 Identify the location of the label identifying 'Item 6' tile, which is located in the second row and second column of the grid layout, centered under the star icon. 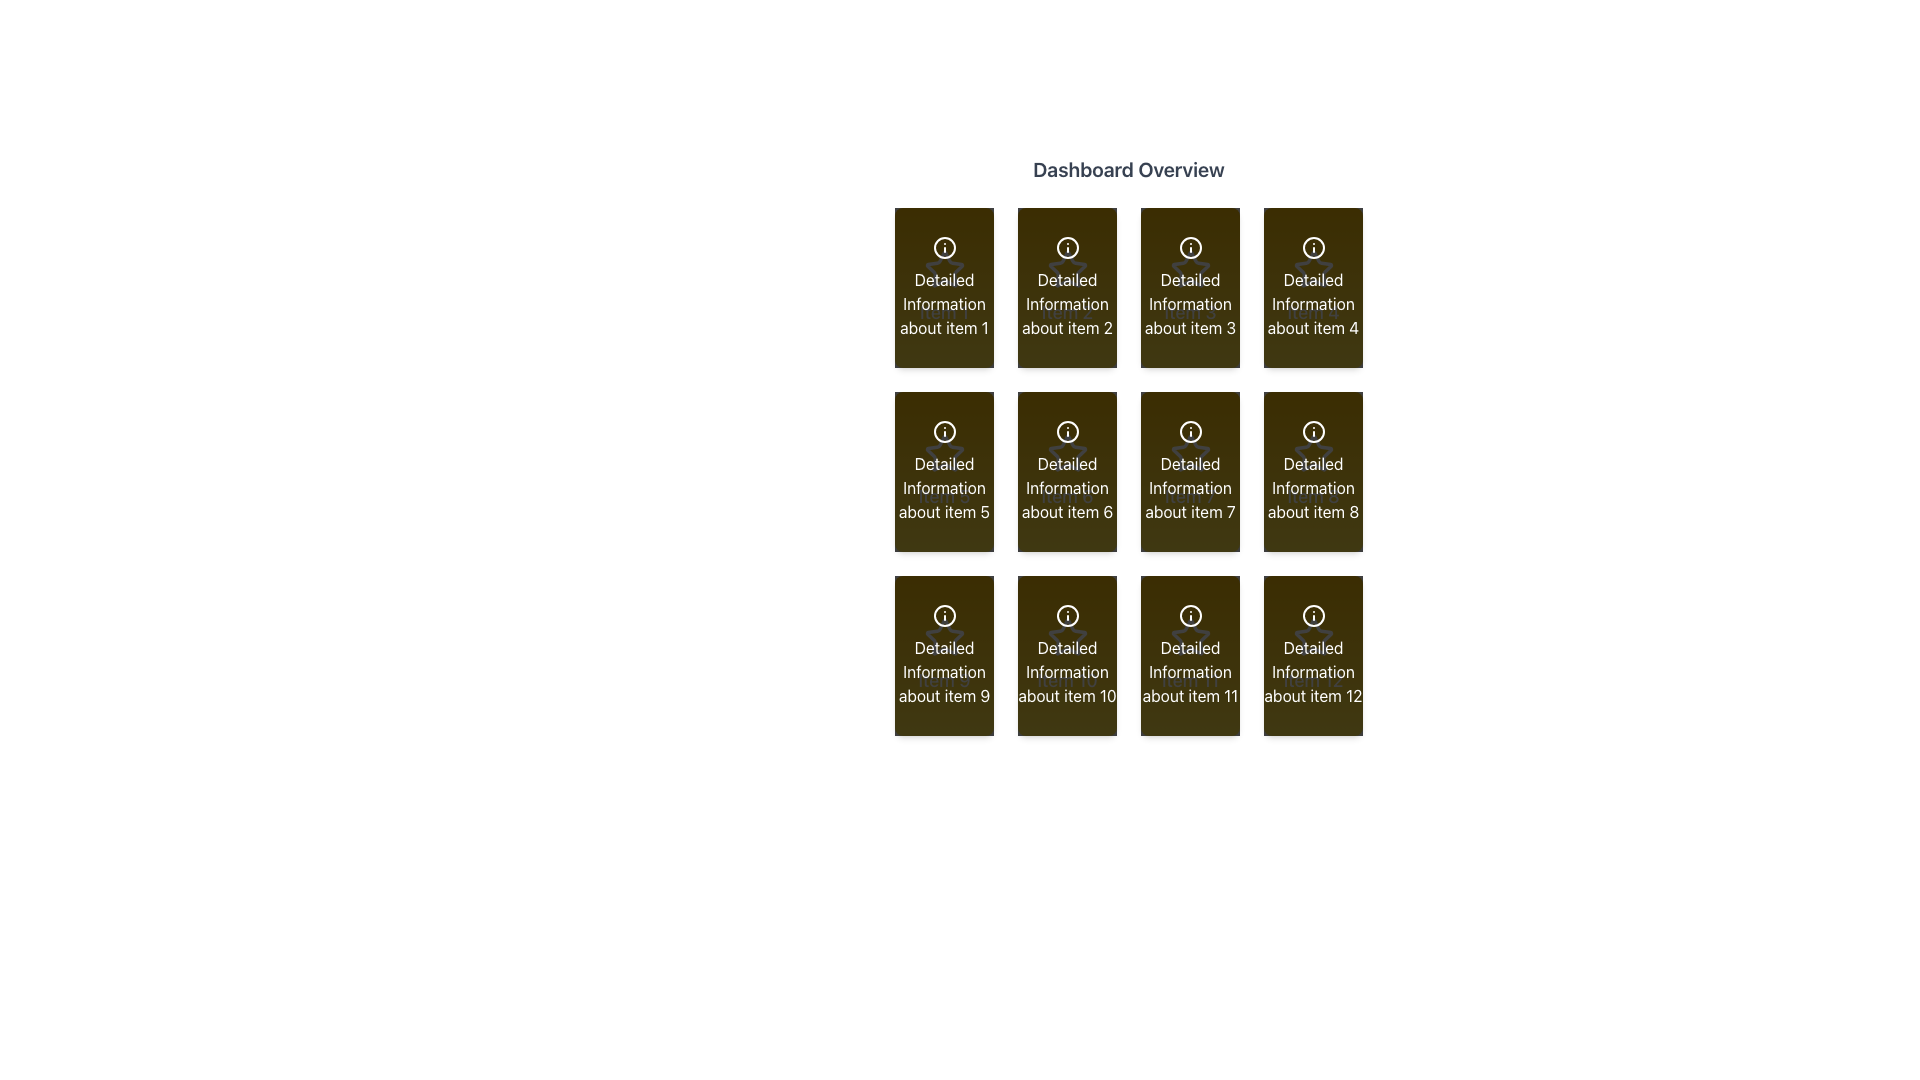
(1066, 496).